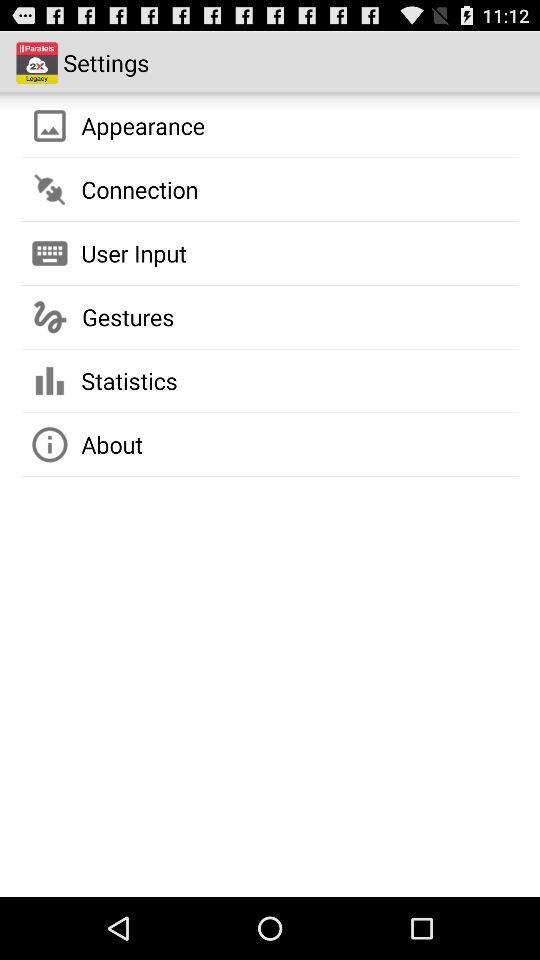  I want to click on the icon below settings icon, so click(142, 124).